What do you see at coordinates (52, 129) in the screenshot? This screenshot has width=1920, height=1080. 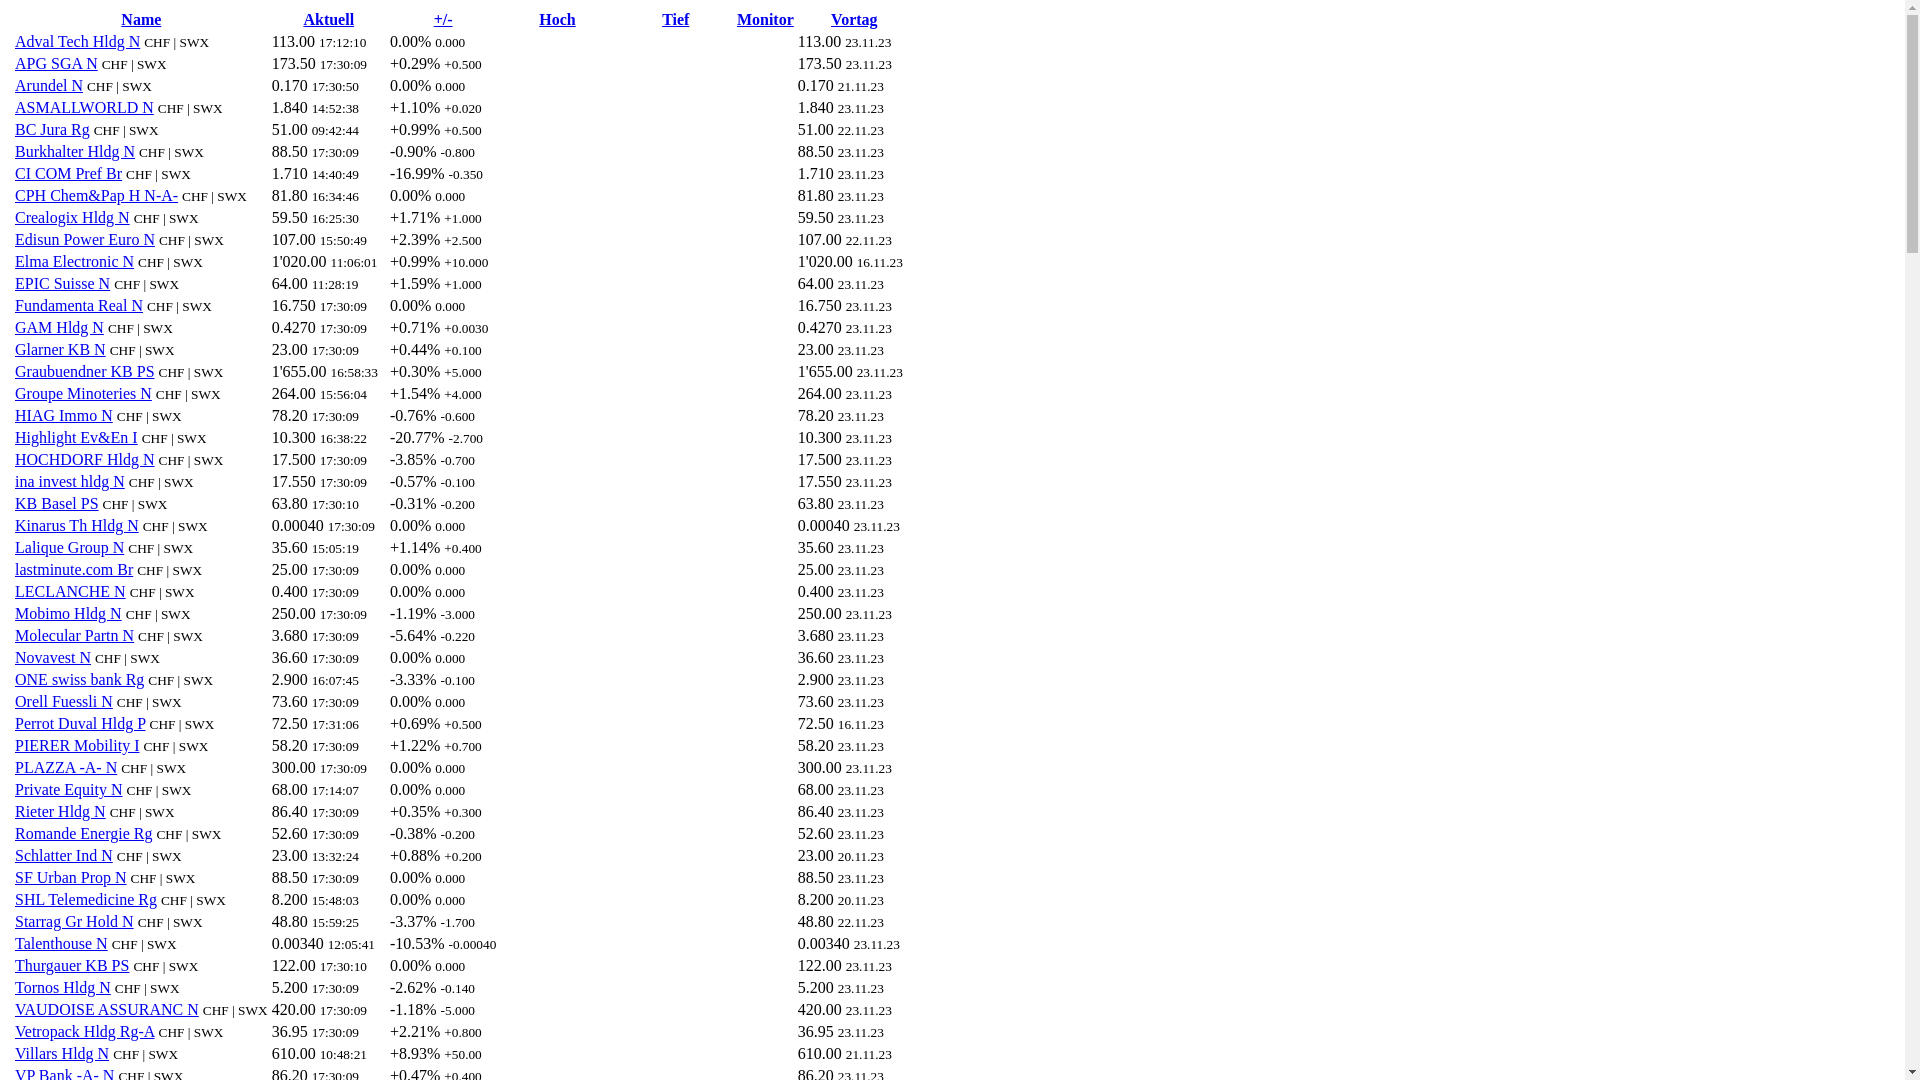 I see `'BC Jura Rg'` at bounding box center [52, 129].